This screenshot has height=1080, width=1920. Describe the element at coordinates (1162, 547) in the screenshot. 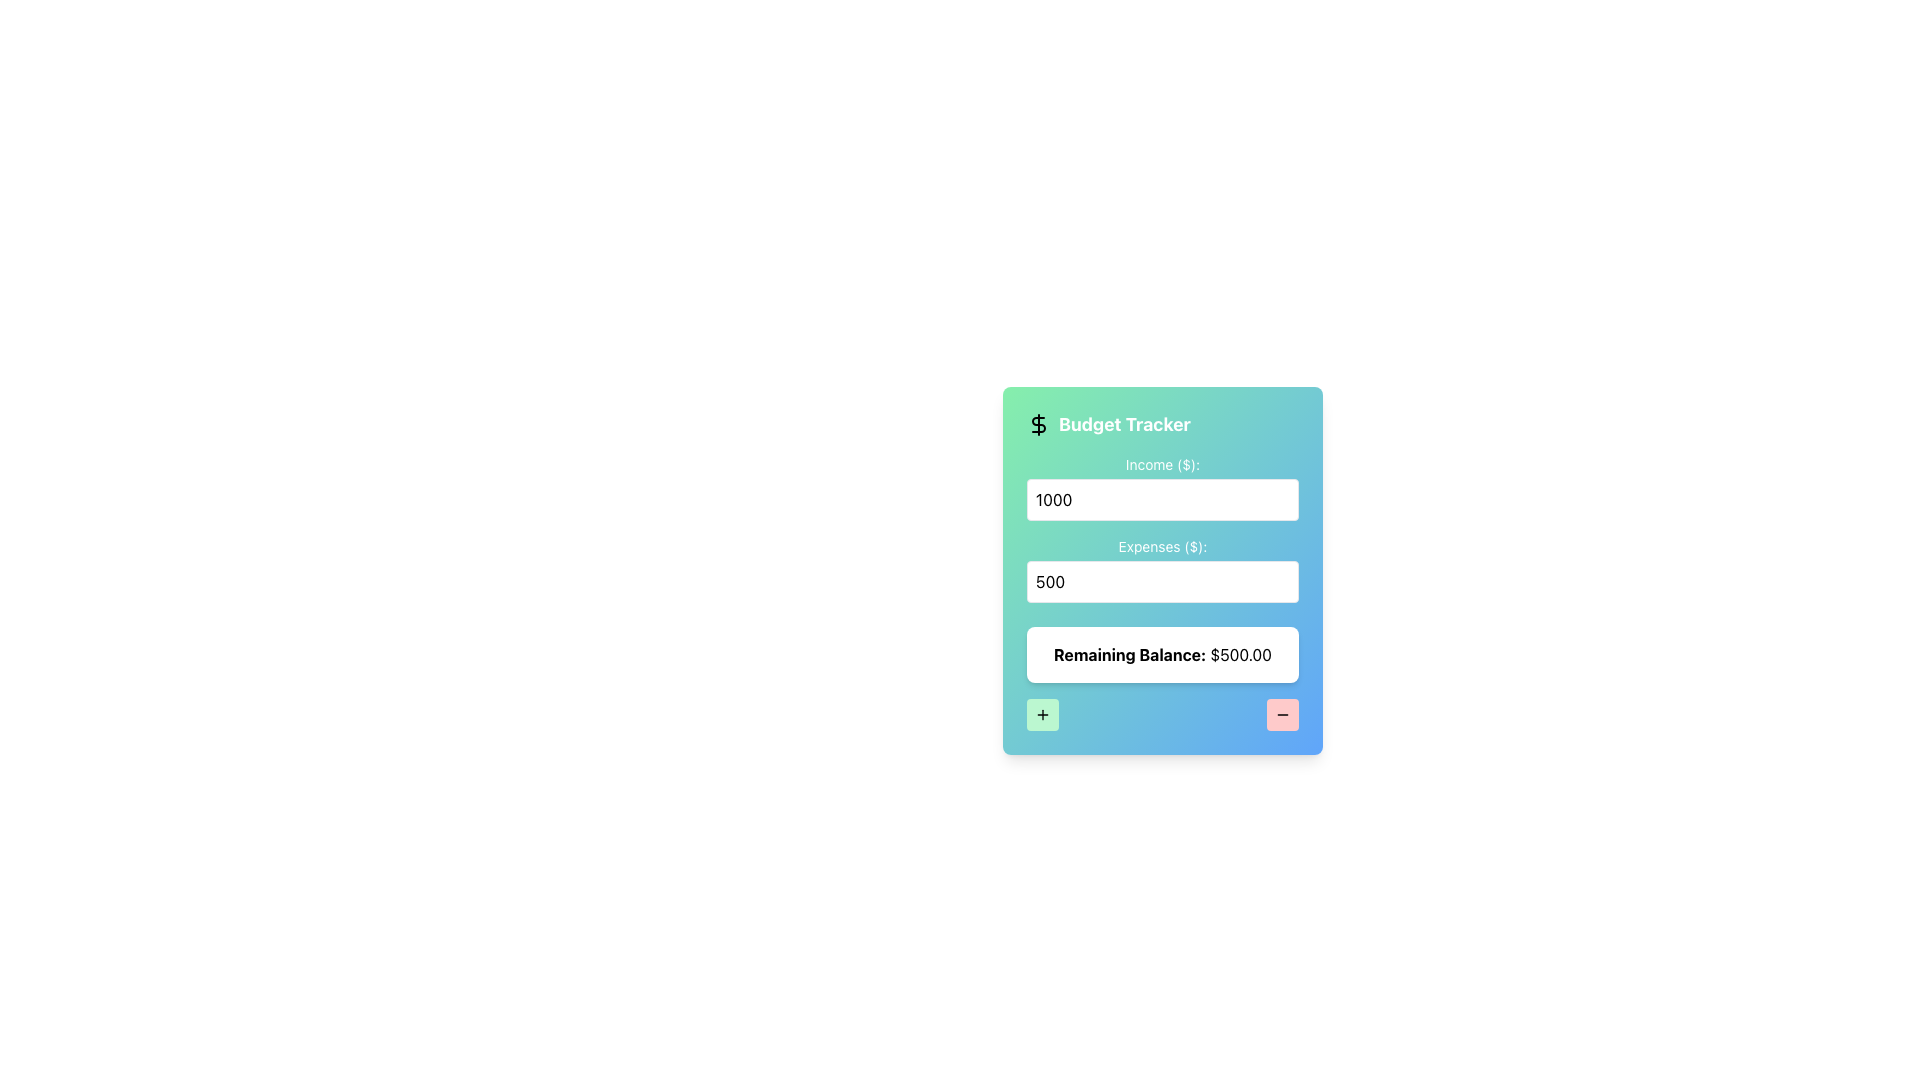

I see `the label displaying 'Expenses ($):' which is styled in white and positioned above the number input field within the form interface` at that location.